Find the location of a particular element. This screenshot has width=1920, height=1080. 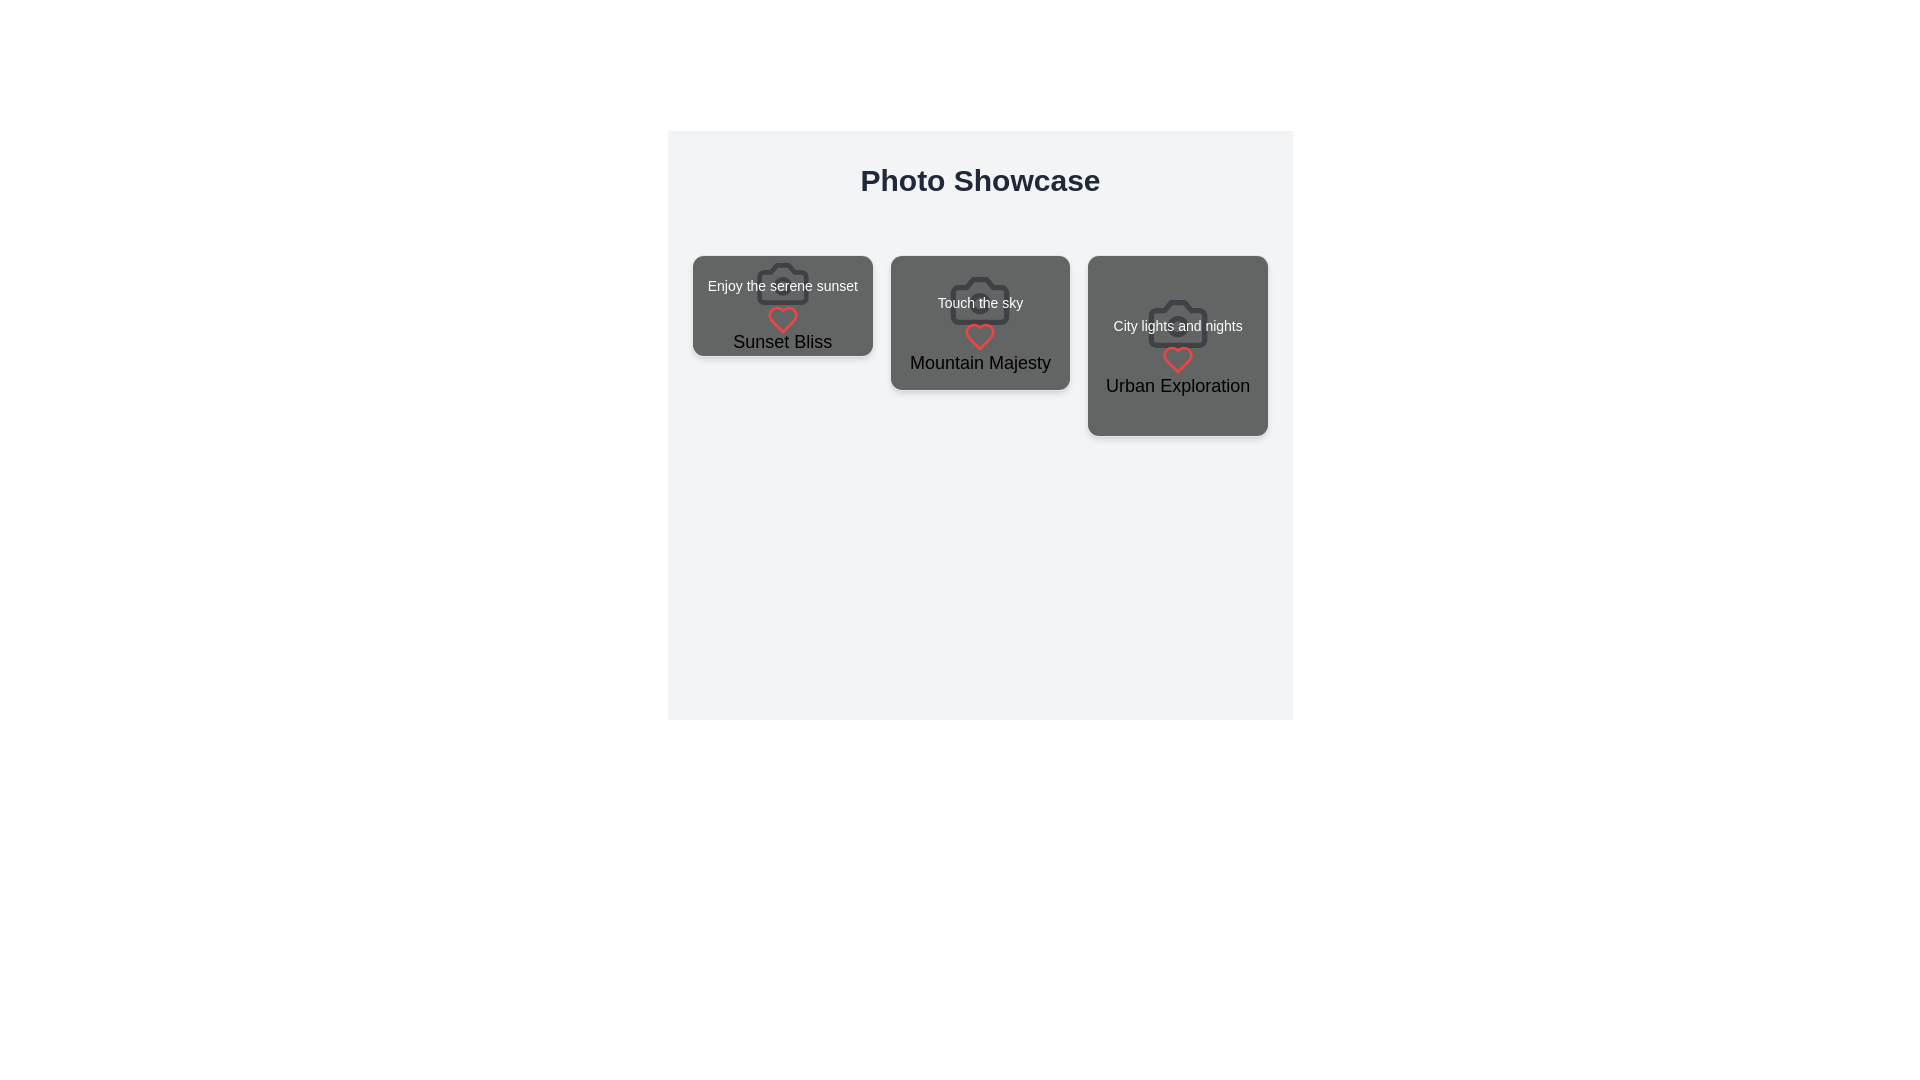

the camera icon representing photography content in the 'Urban Exploration' section, located above the text 'City lights and nights' is located at coordinates (1178, 322).